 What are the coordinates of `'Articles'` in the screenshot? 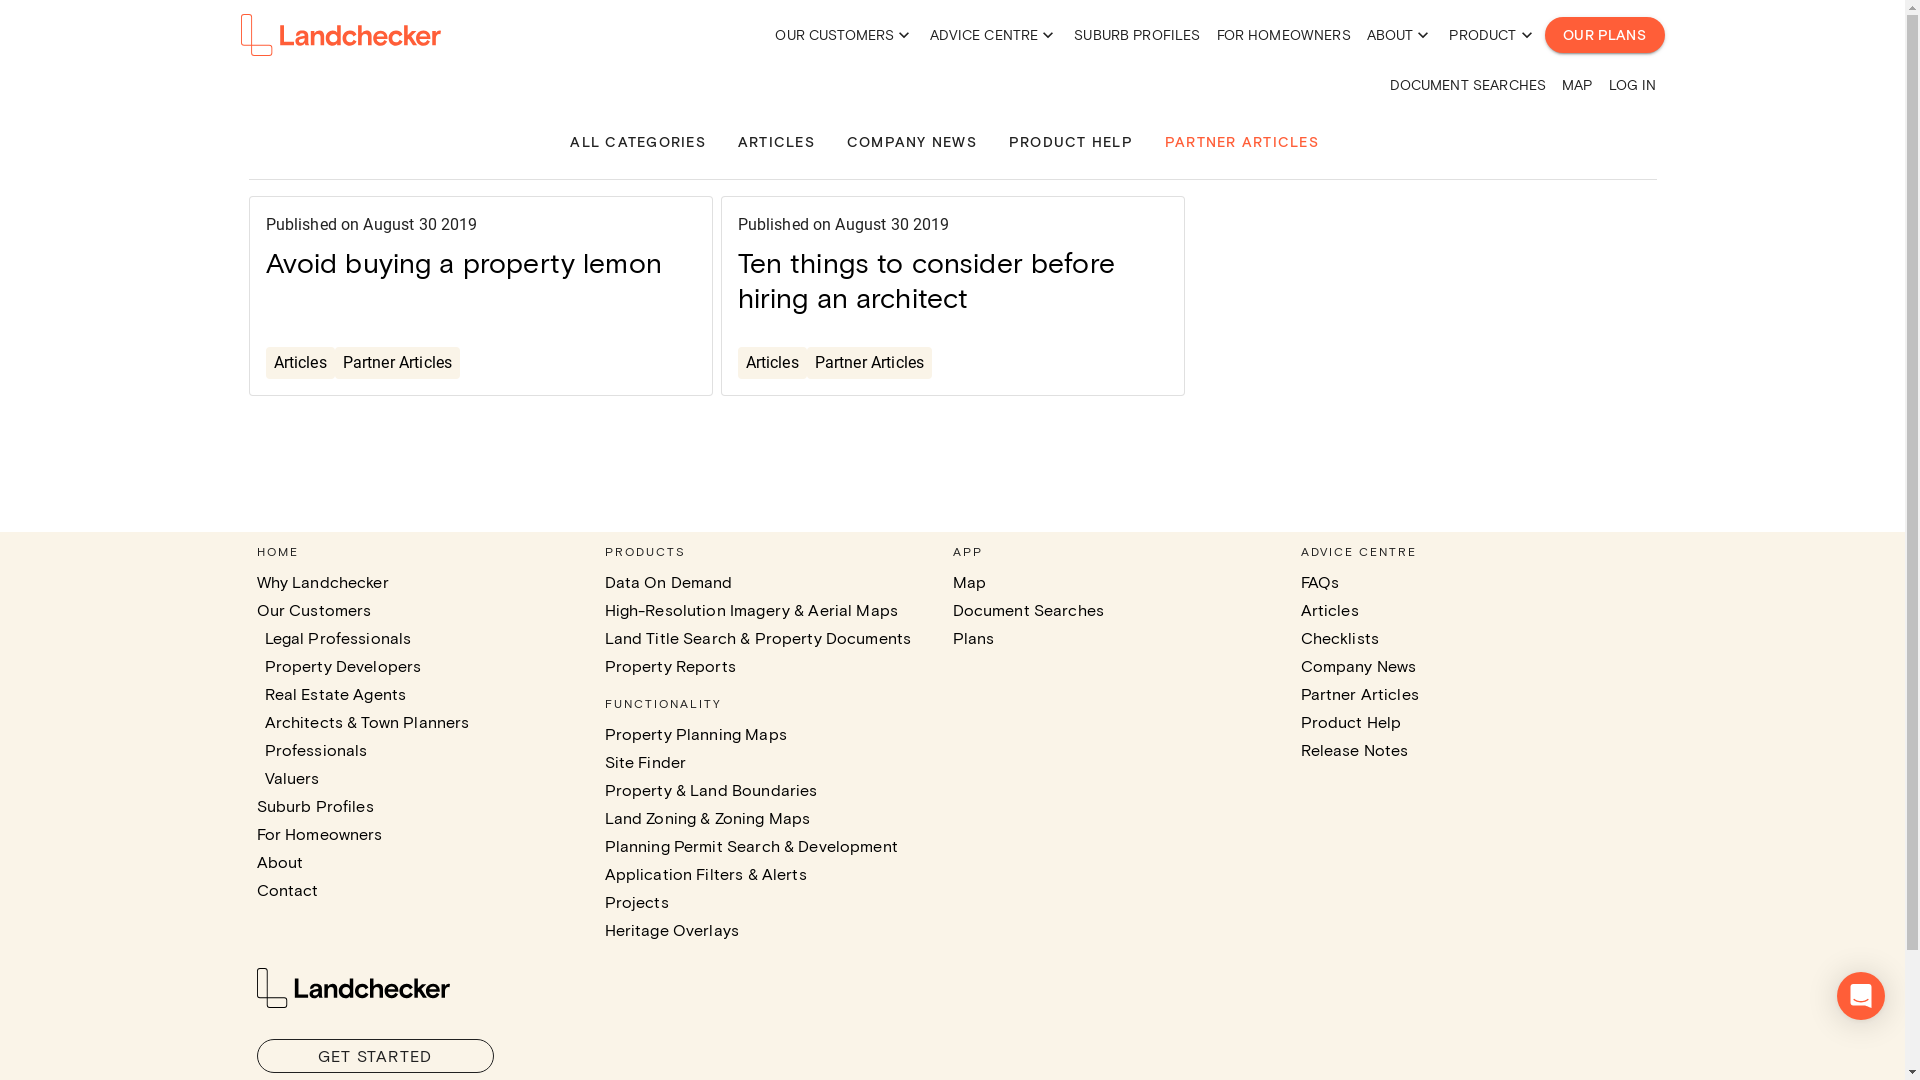 It's located at (299, 362).